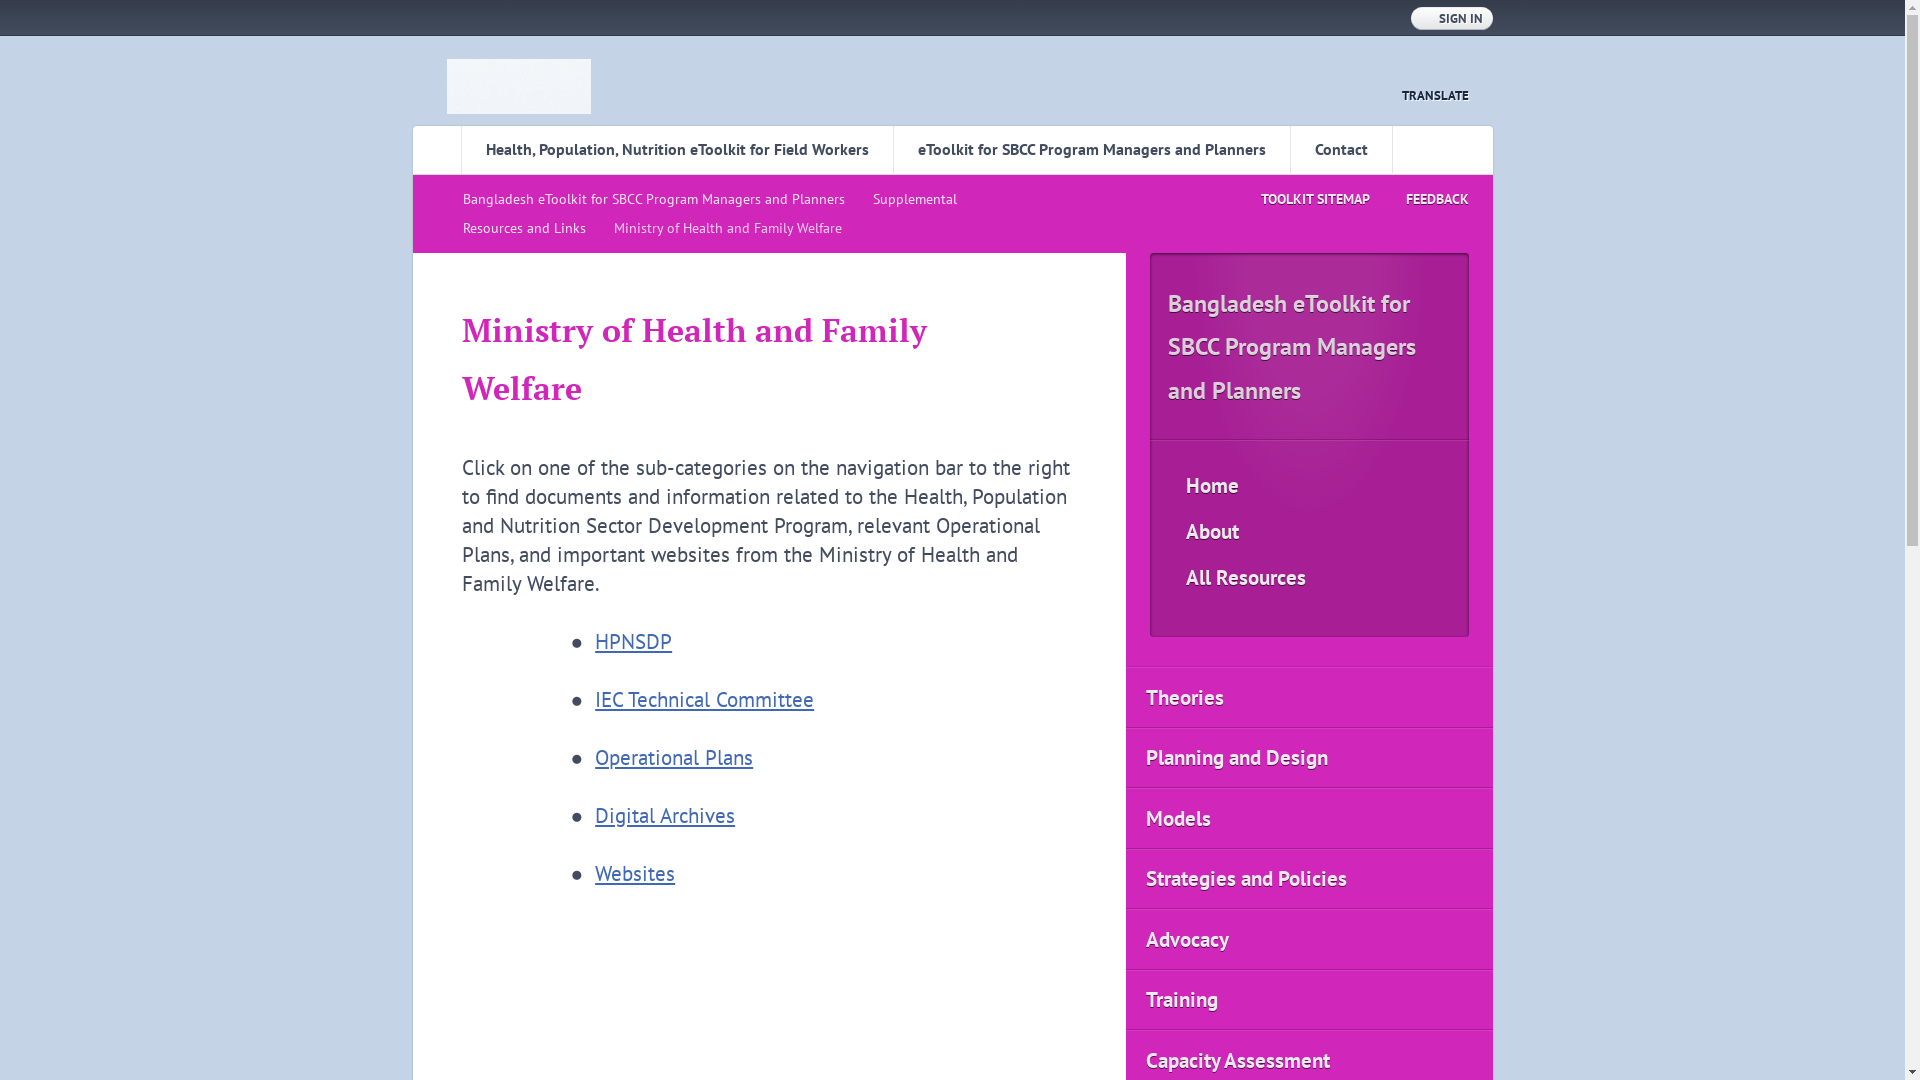  What do you see at coordinates (1422, 95) in the screenshot?
I see `'TRANSLATE'` at bounding box center [1422, 95].